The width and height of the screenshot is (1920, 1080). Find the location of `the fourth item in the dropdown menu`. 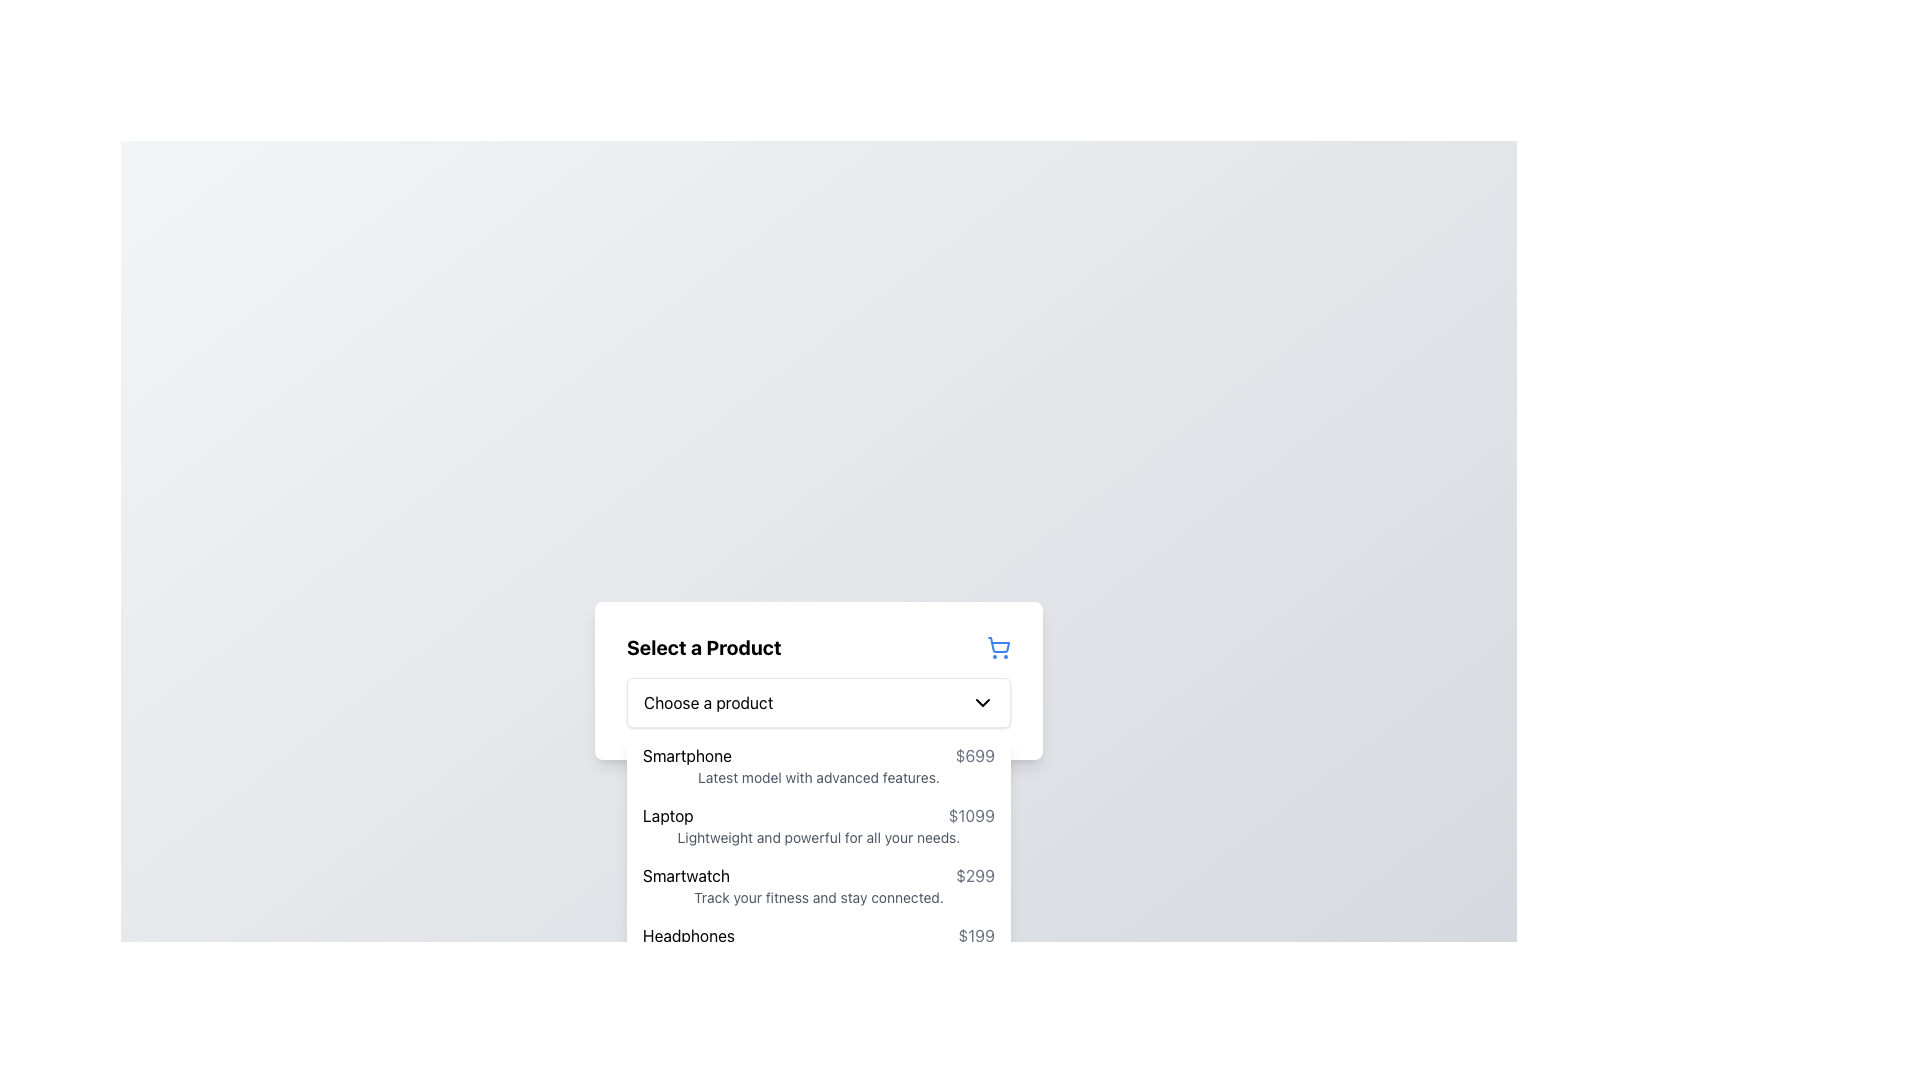

the fourth item in the dropdown menu is located at coordinates (819, 945).